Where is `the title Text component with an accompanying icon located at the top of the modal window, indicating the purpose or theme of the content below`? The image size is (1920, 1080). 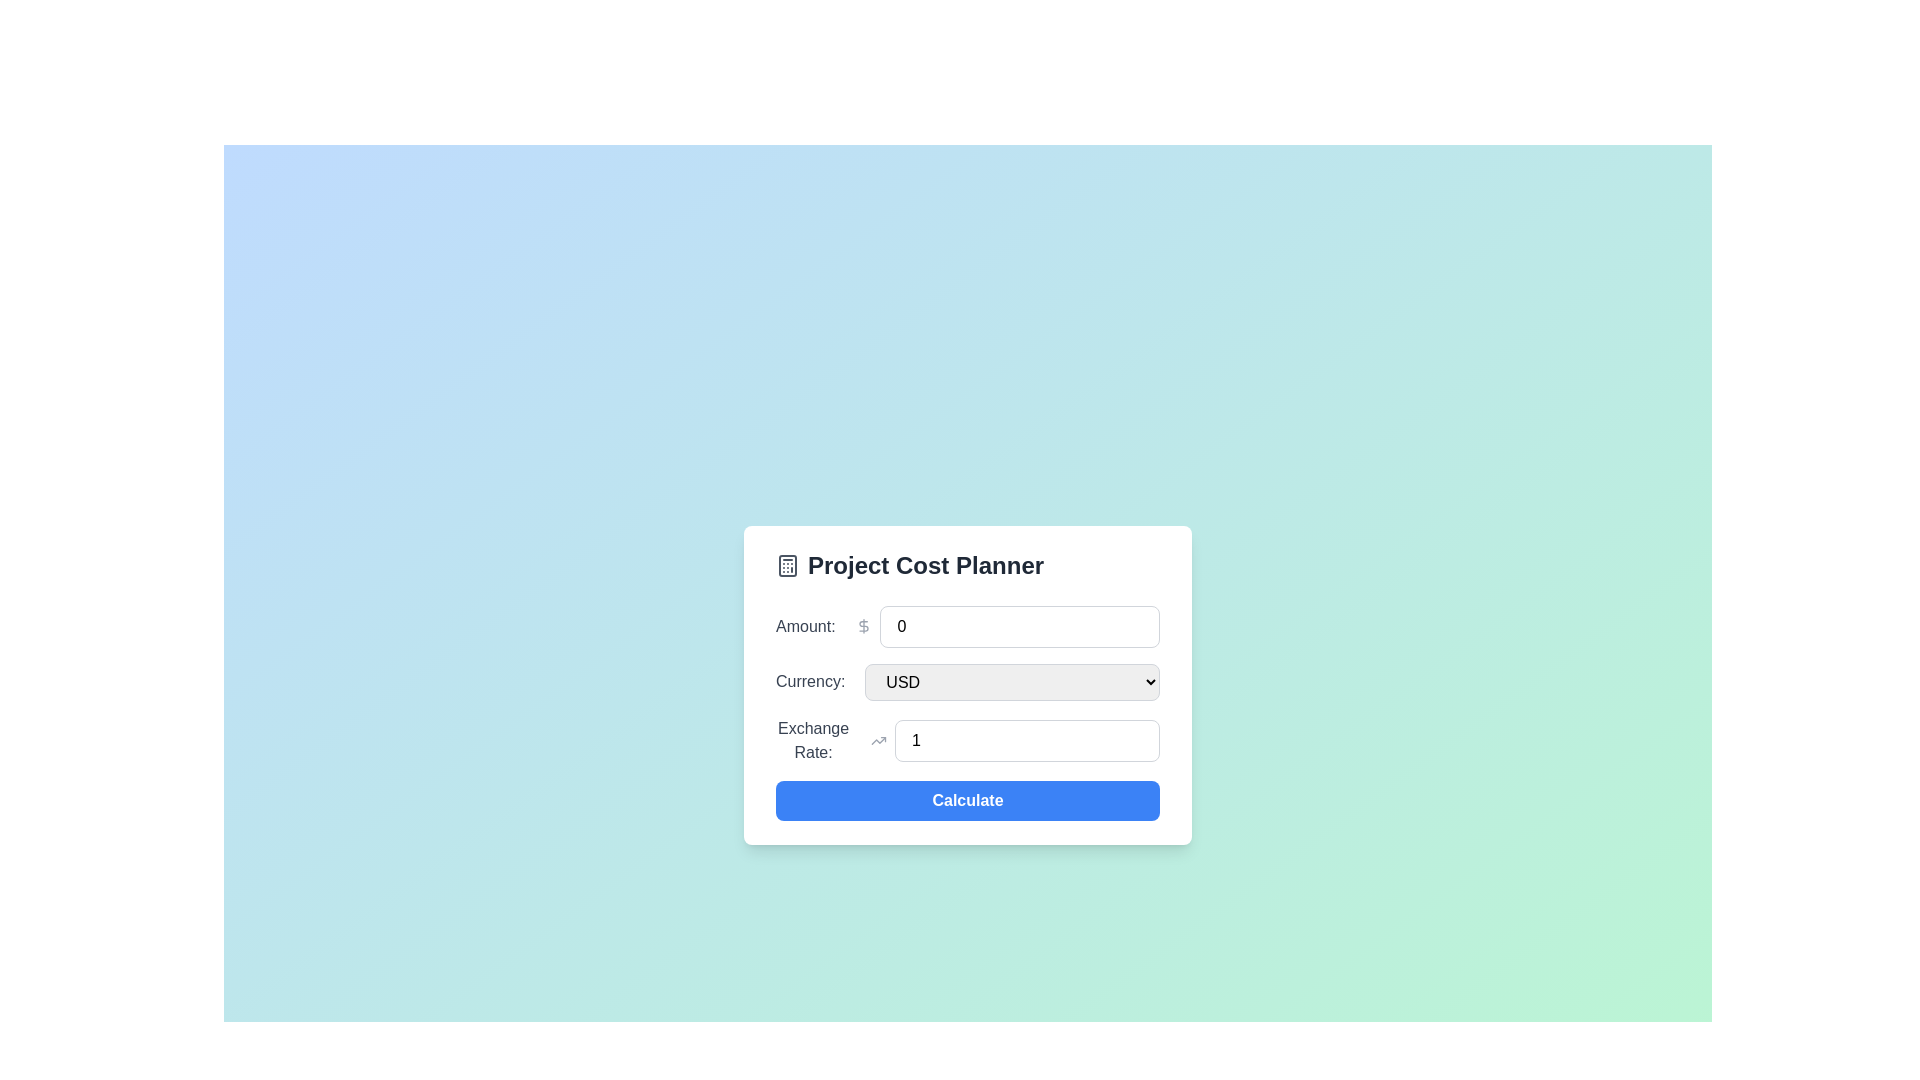 the title Text component with an accompanying icon located at the top of the modal window, indicating the purpose or theme of the content below is located at coordinates (968, 565).